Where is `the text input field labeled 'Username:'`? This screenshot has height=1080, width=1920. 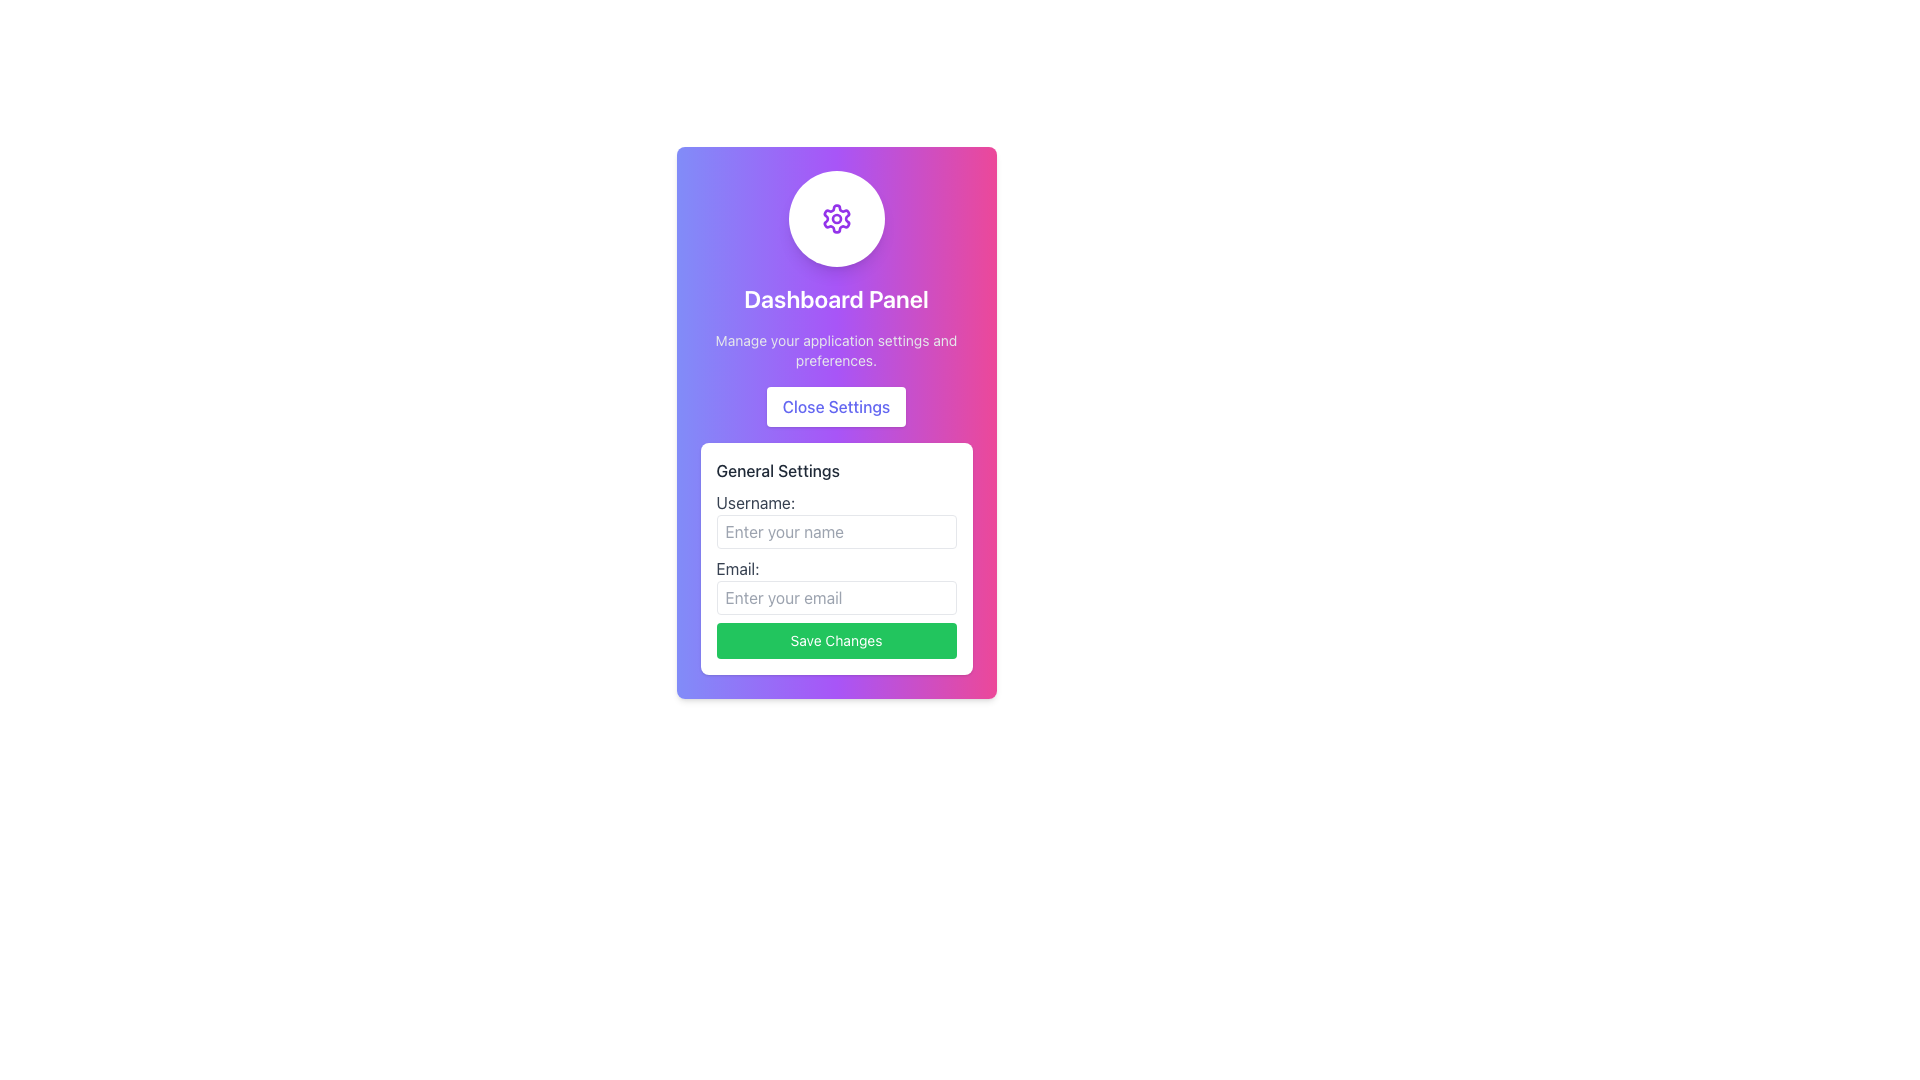 the text input field labeled 'Username:' is located at coordinates (836, 531).